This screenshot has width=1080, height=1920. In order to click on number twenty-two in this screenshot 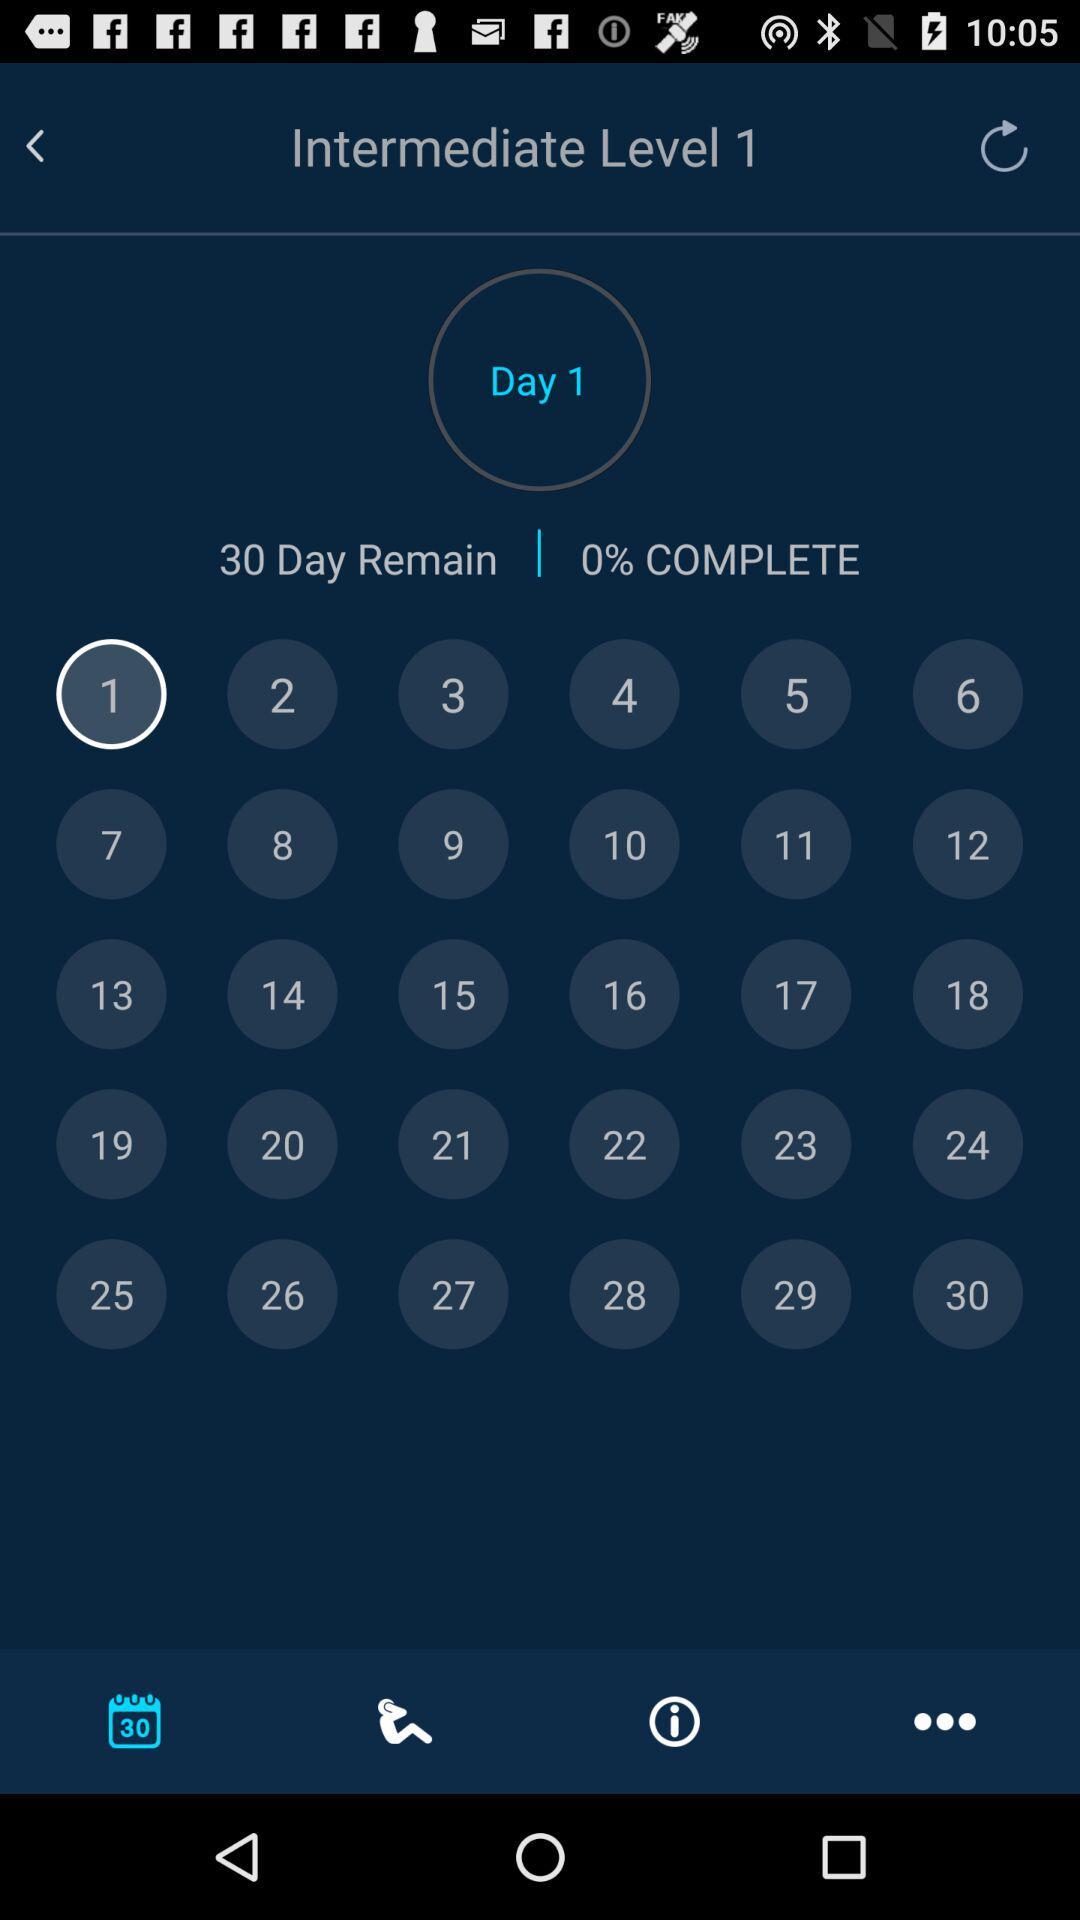, I will do `click(623, 1144)`.